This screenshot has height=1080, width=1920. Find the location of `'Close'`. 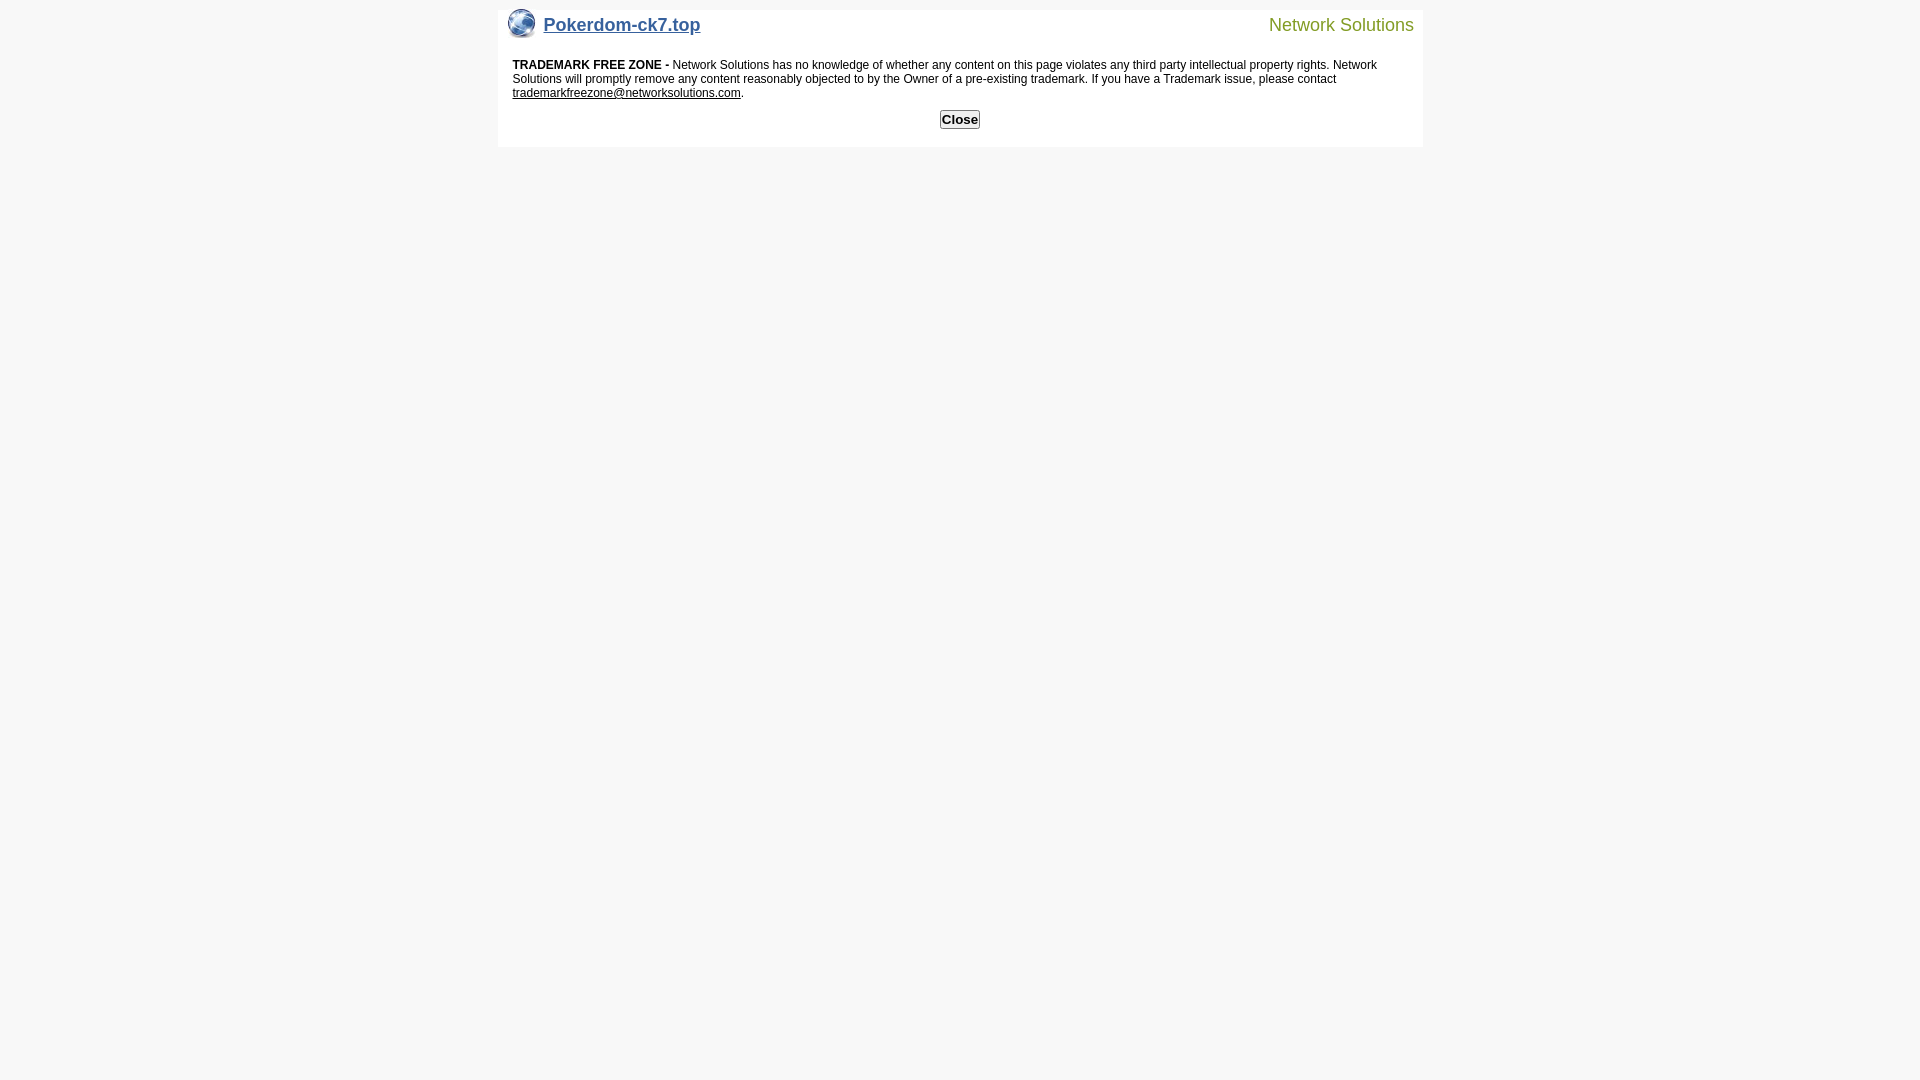

'Close' is located at coordinates (960, 119).